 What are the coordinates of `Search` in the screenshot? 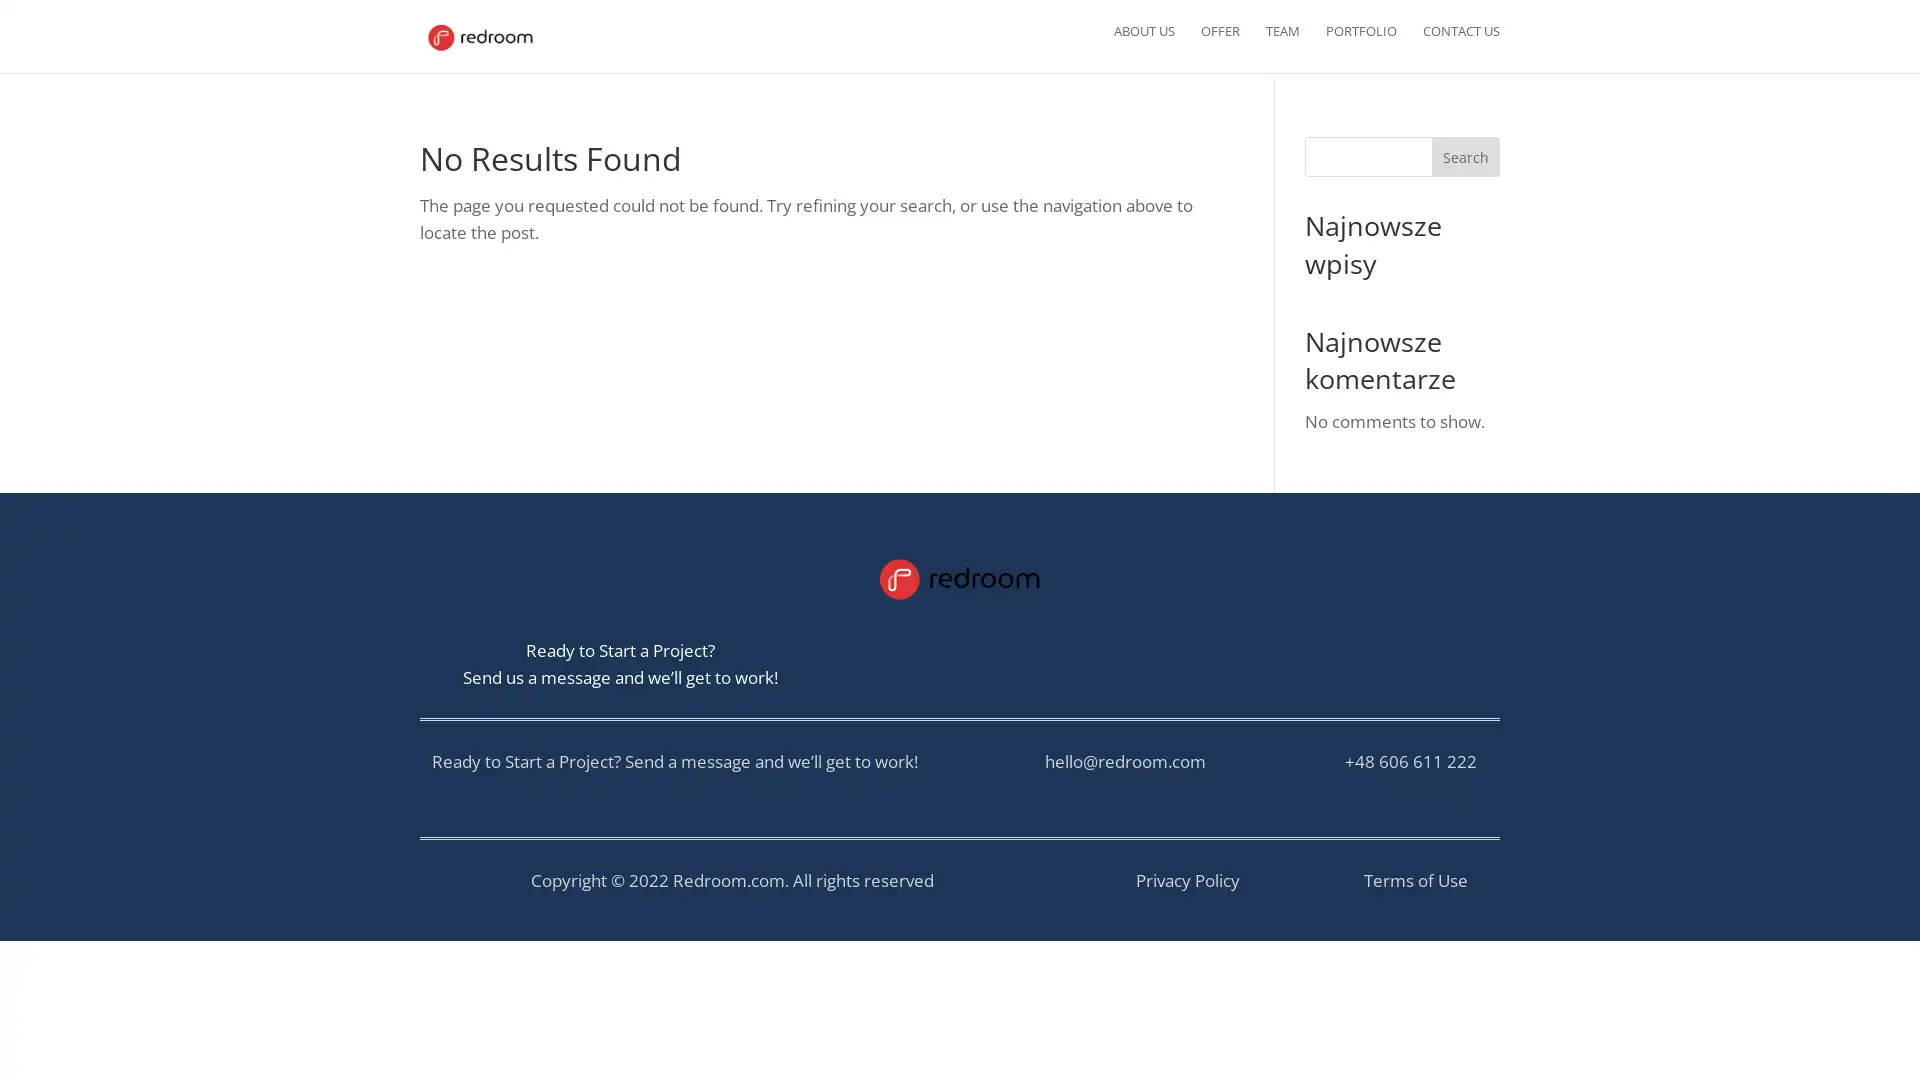 It's located at (1465, 152).